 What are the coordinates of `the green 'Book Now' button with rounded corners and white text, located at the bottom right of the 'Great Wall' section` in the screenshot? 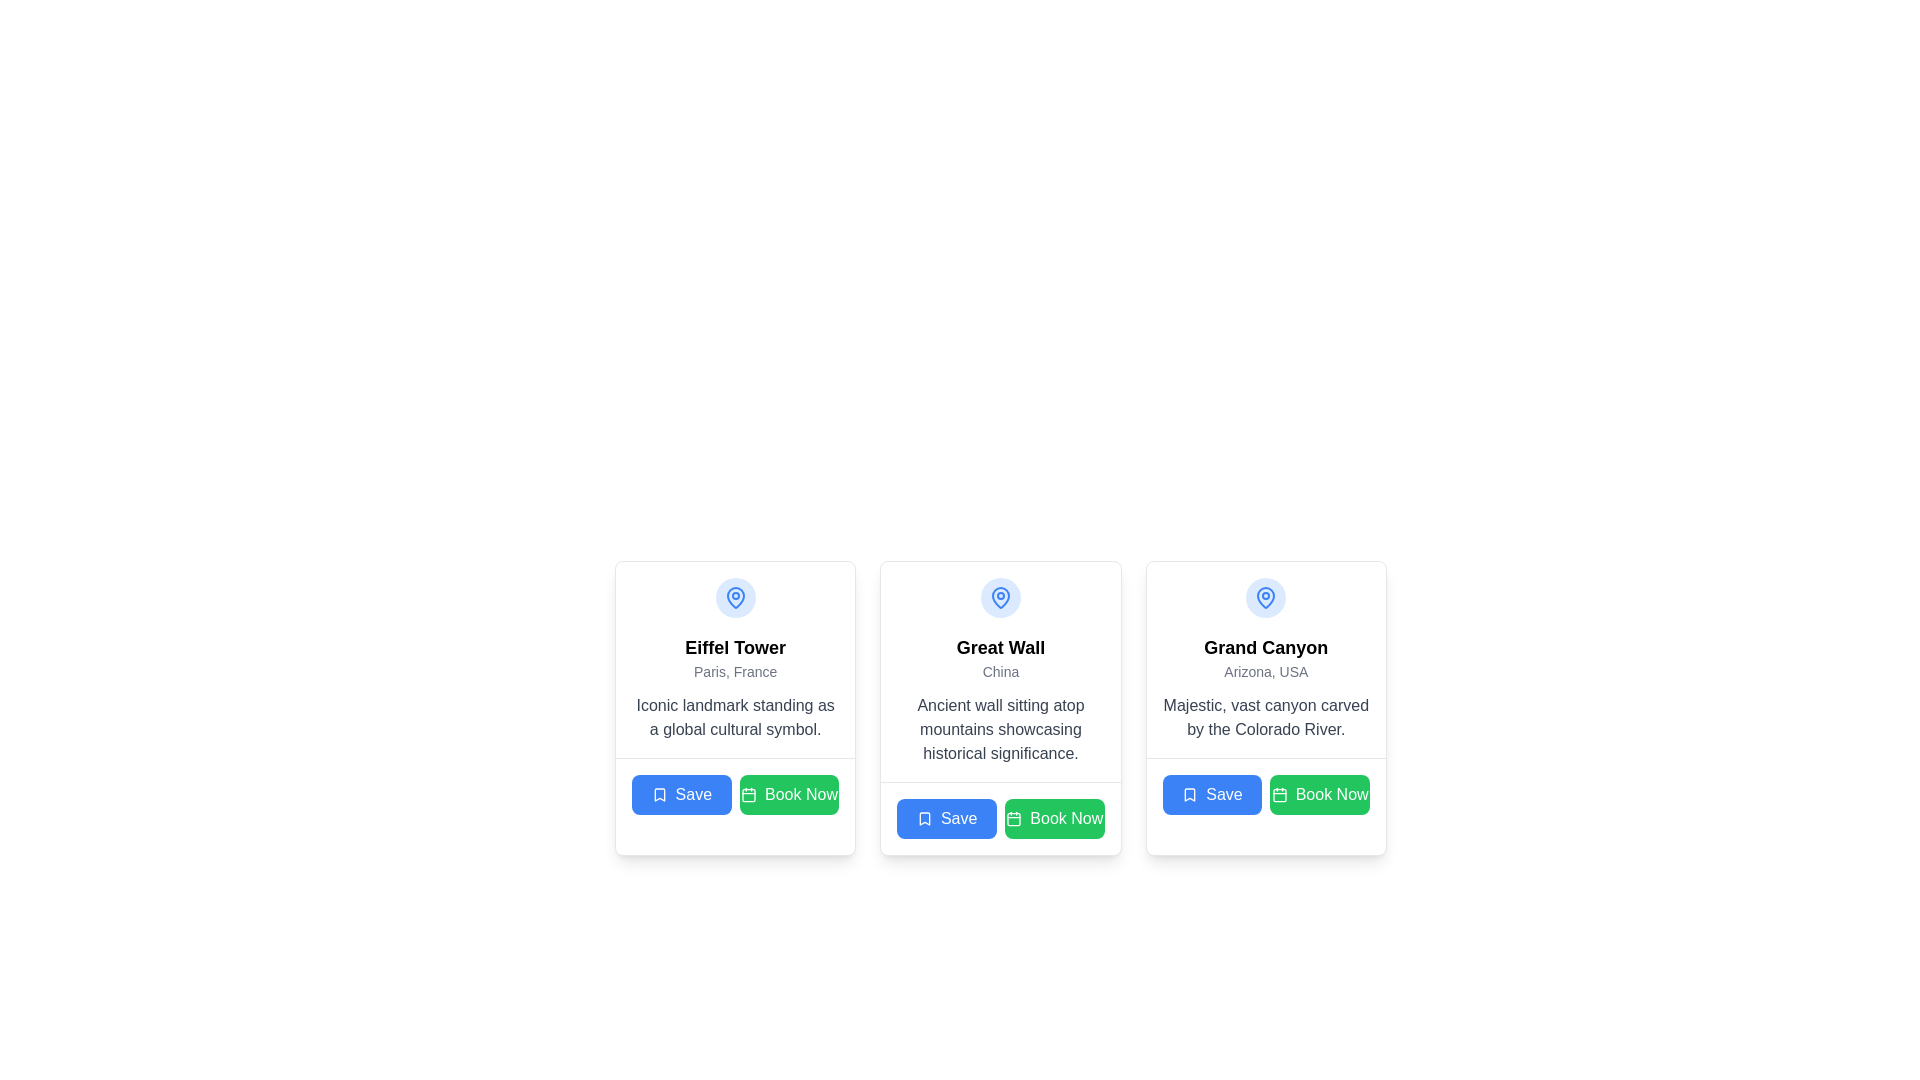 It's located at (1053, 818).